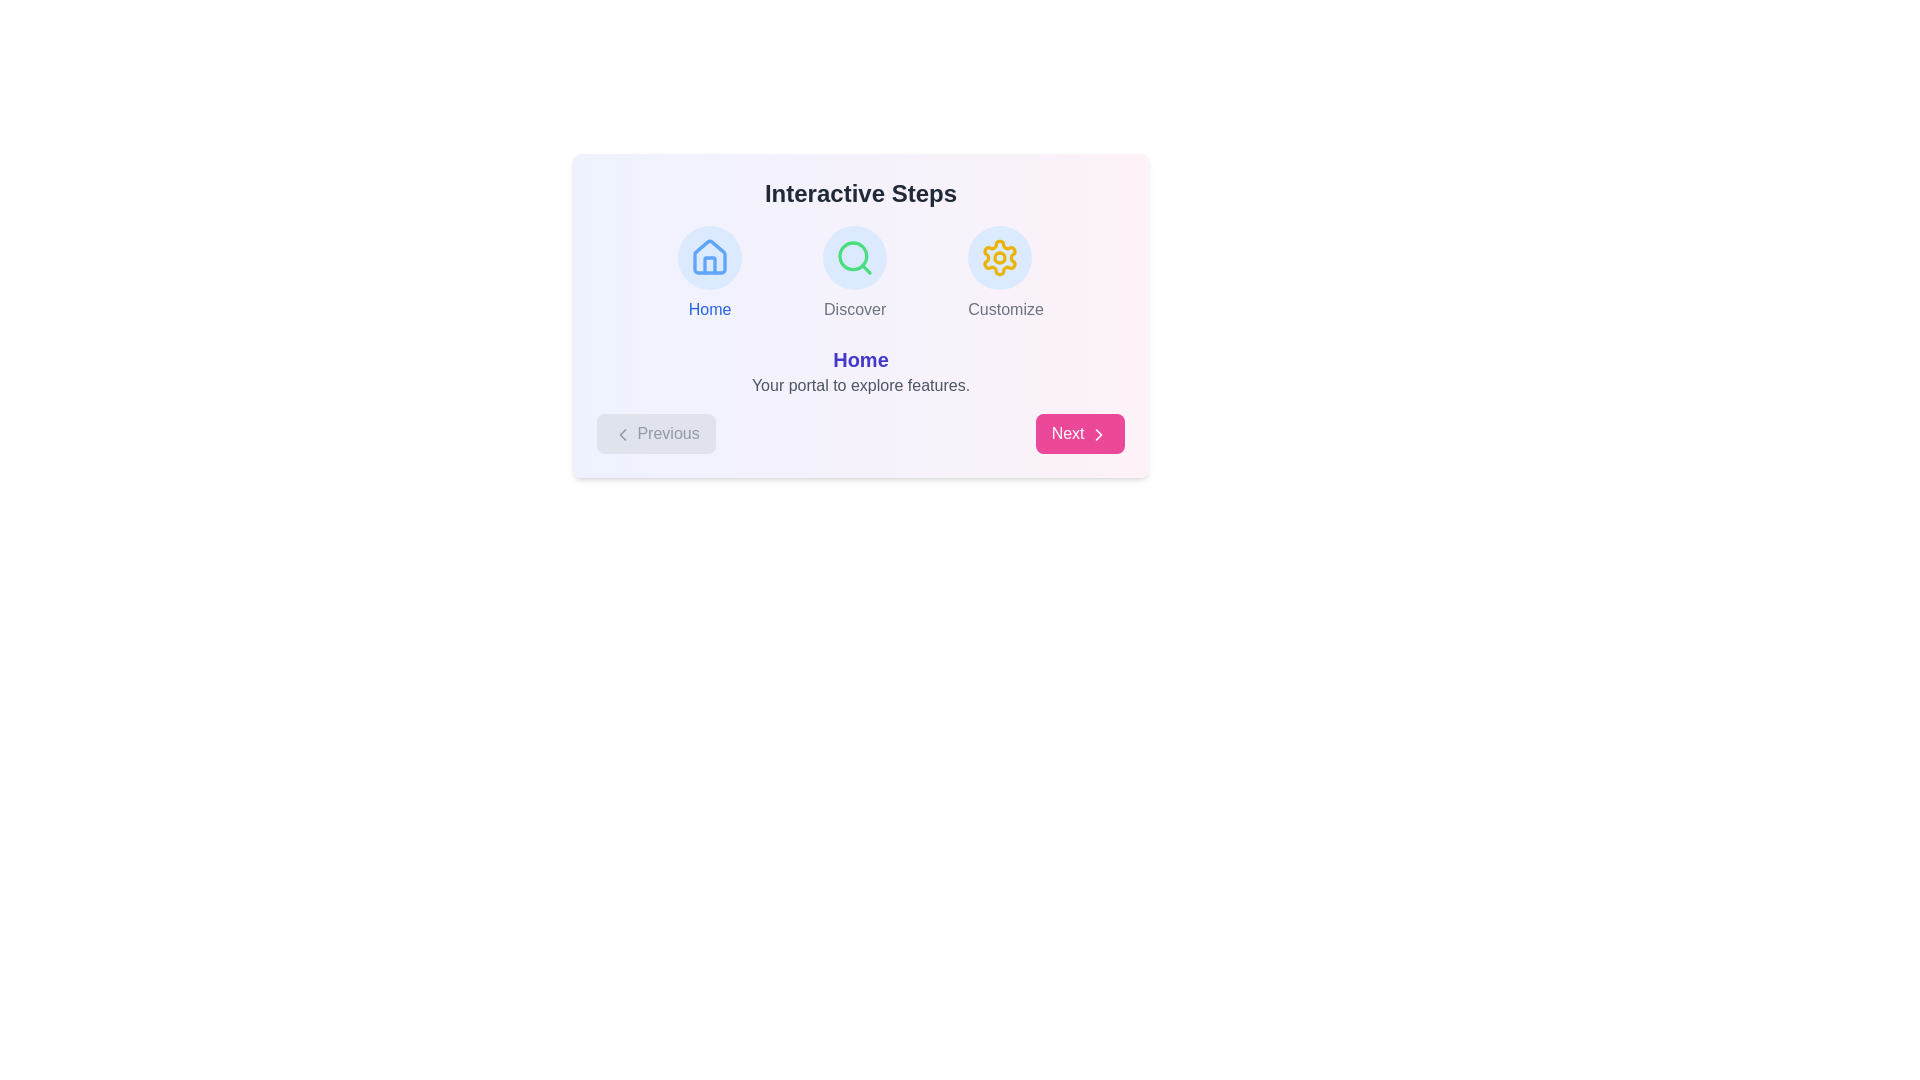 This screenshot has width=1920, height=1080. Describe the element at coordinates (855, 273) in the screenshot. I see `label of the Informative Icon with Label, which consists of a magnifying glass icon and the text 'Discover' in gray color, located below 'Interactive Steps'` at that location.